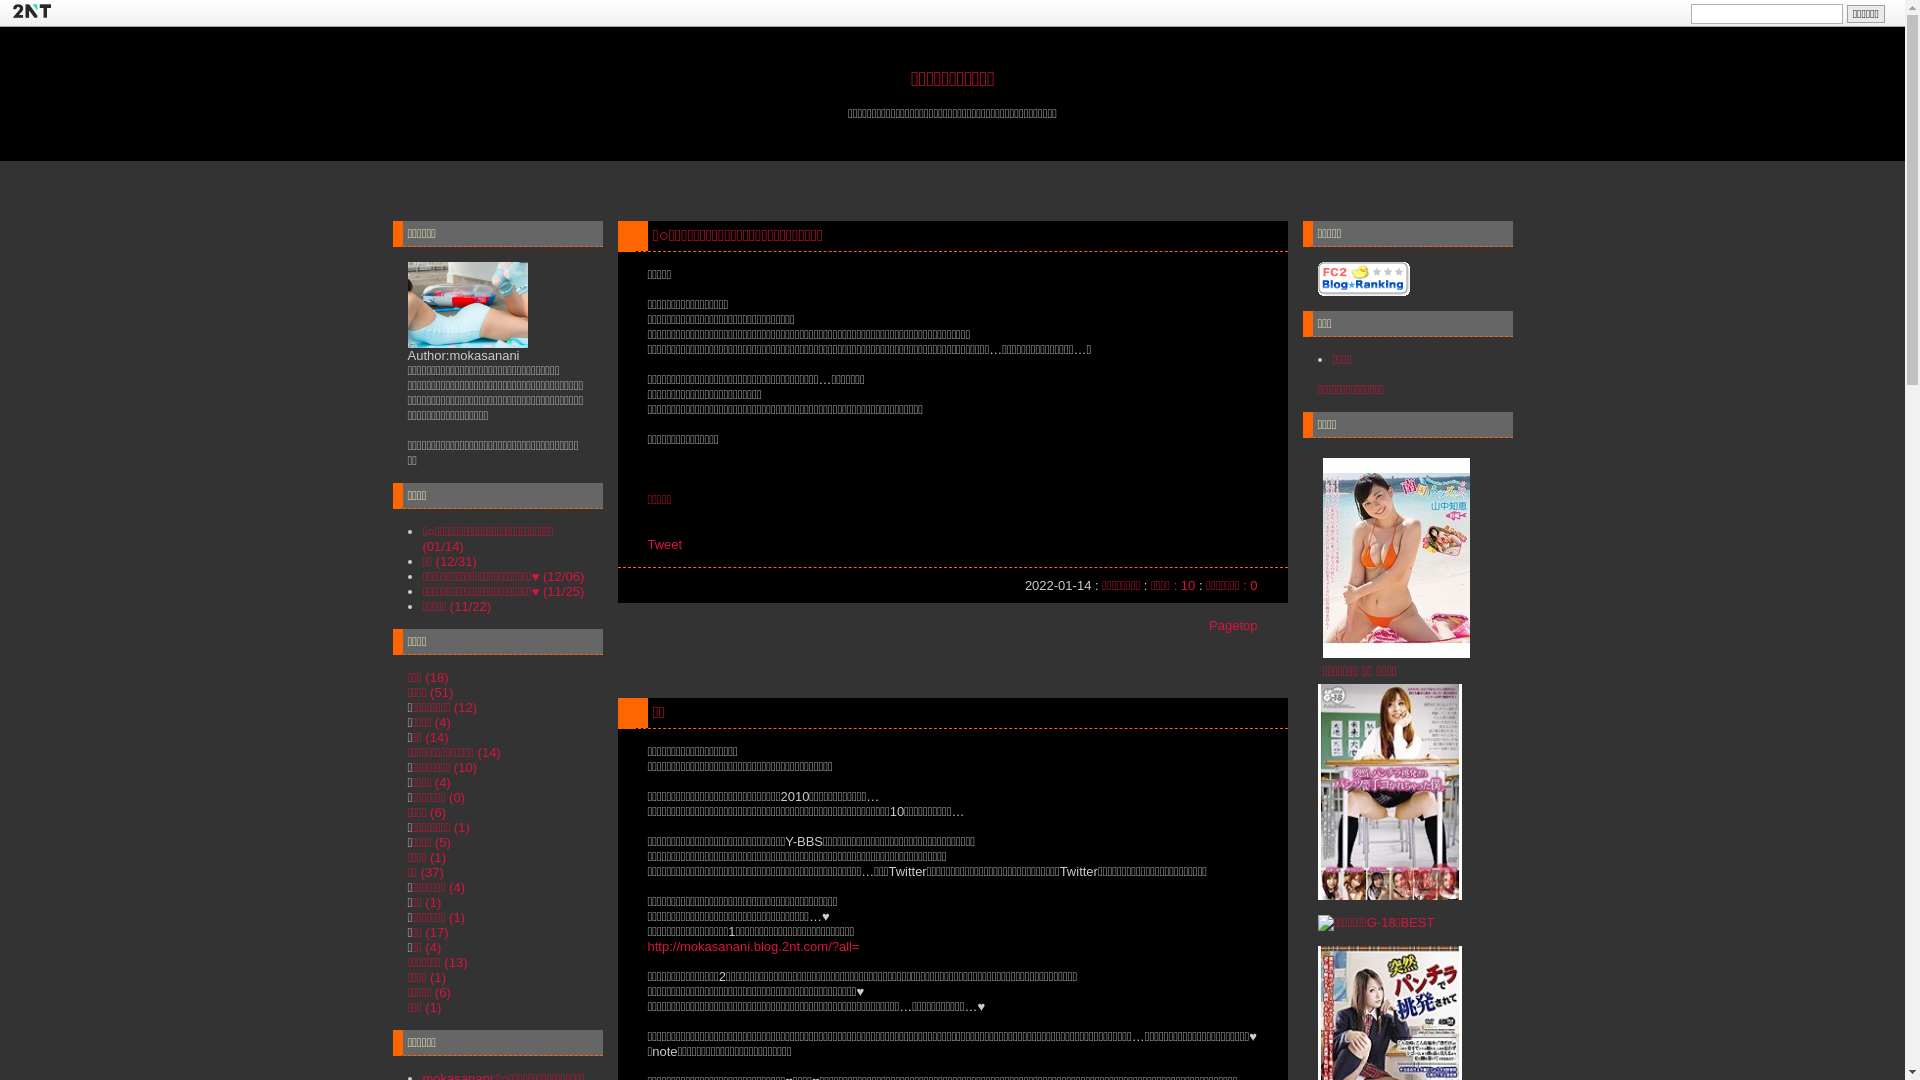 Image resolution: width=1920 pixels, height=1080 pixels. Describe the element at coordinates (1208, 624) in the screenshot. I see `'Pagetop'` at that location.